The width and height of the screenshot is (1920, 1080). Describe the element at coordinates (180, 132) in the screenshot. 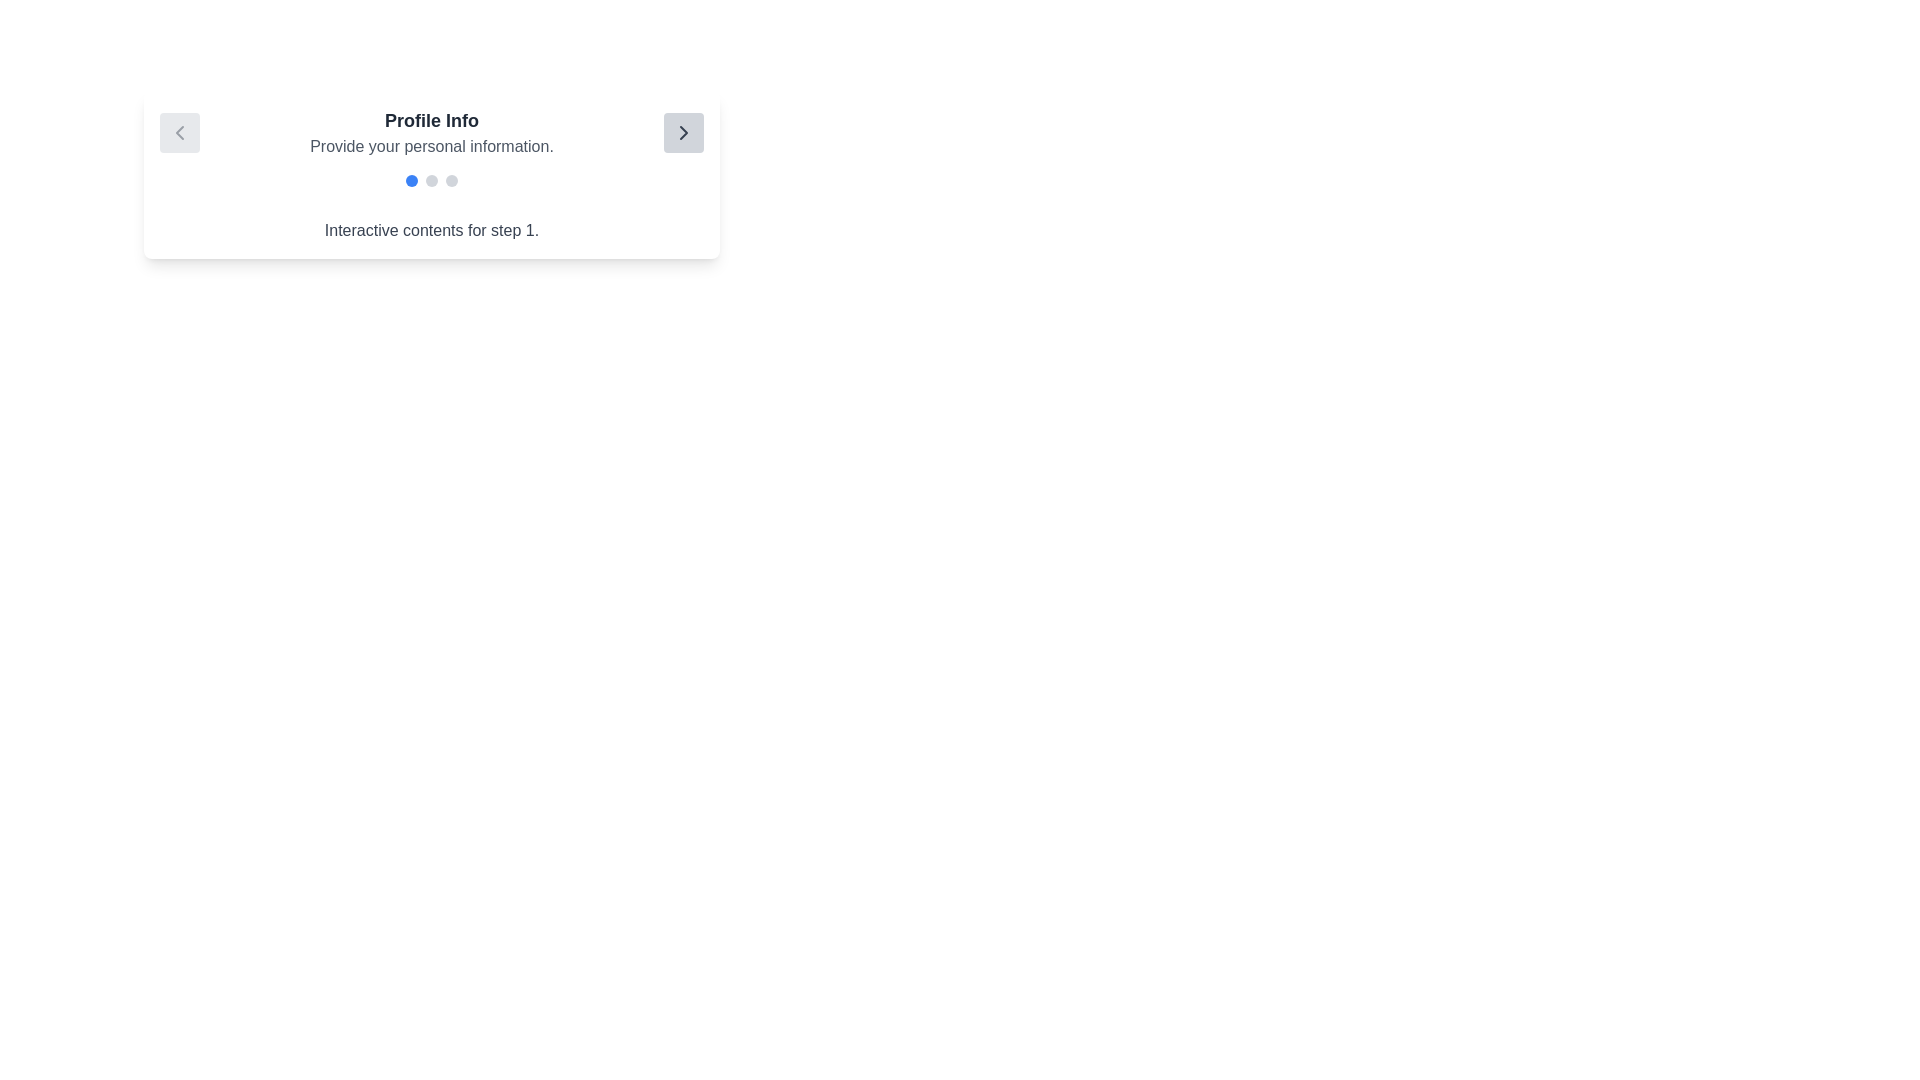

I see `the left-oriented chevron-shaped icon located to the left of the 'Profile Info.' text` at that location.